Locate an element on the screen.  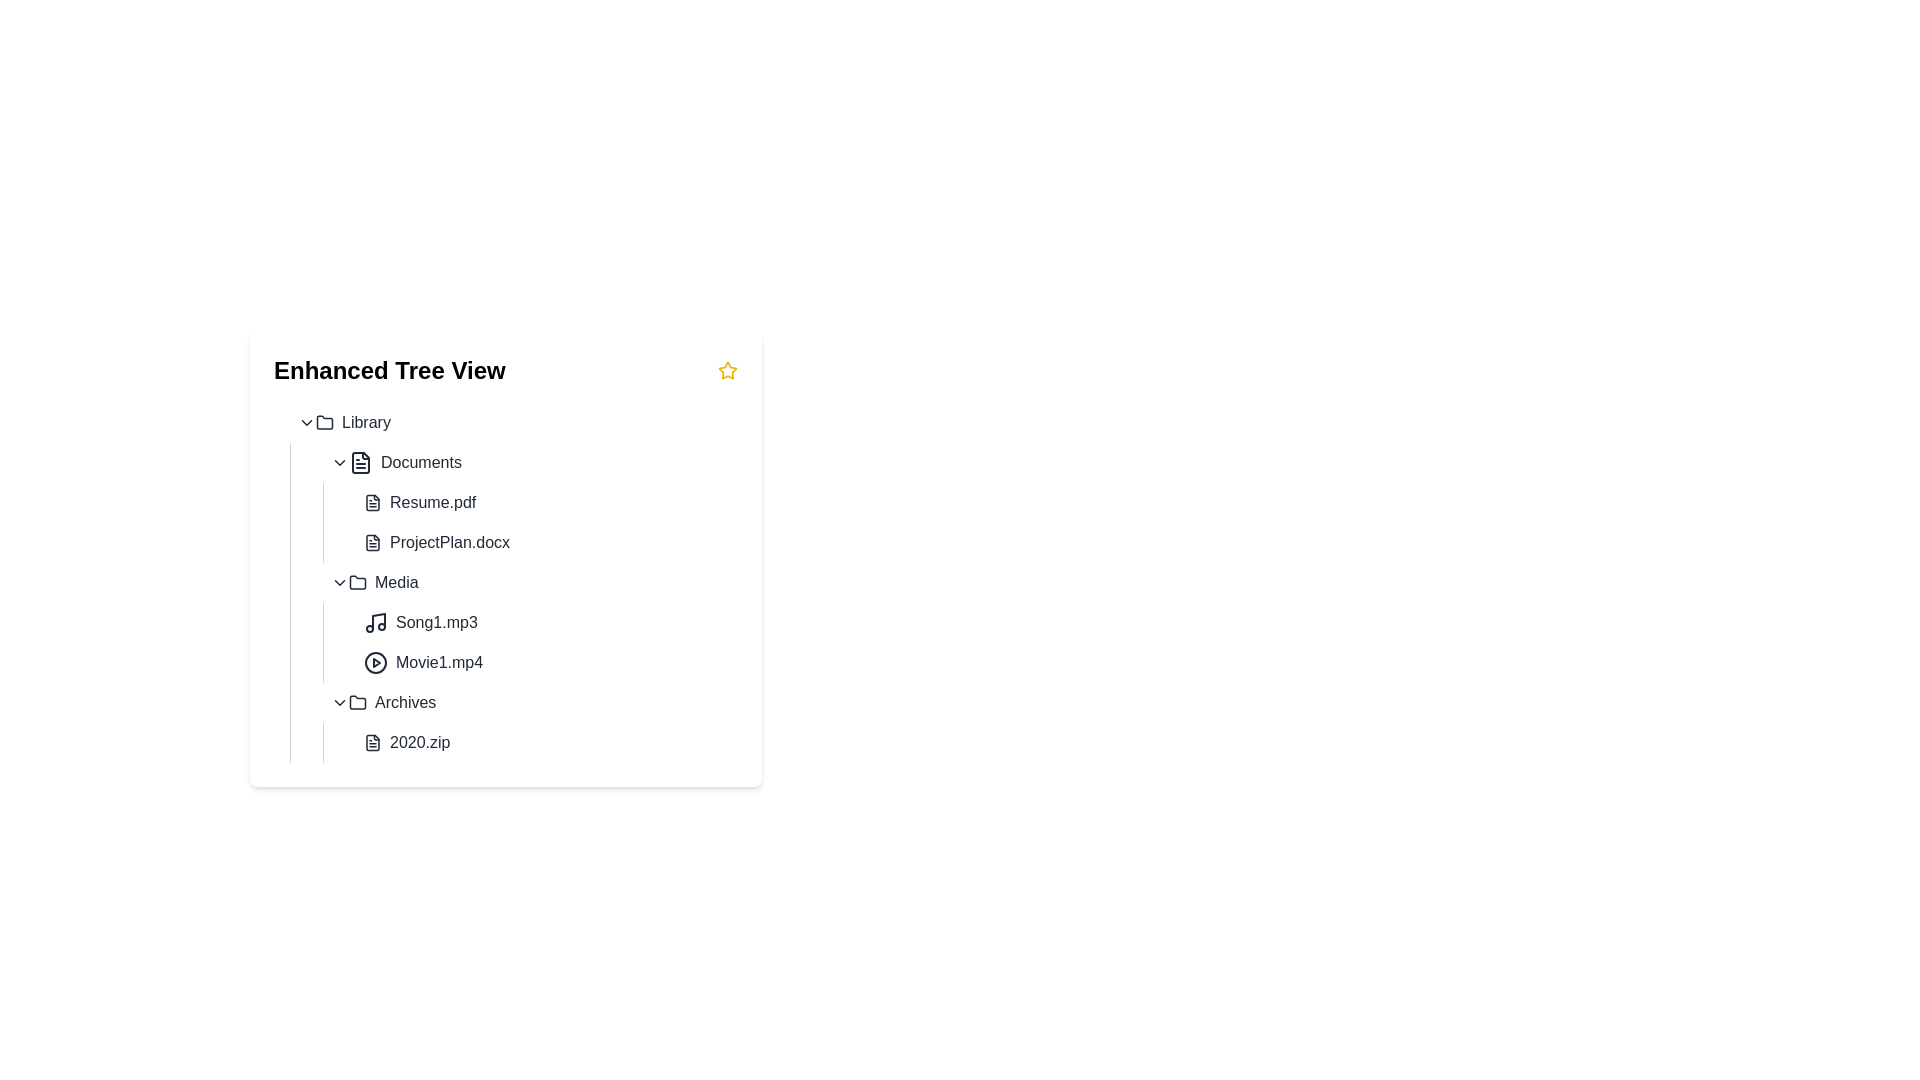
the vertical line of the musical note icon located inside the 'Media' folder listing, adjacent to 'Song1.mp3' is located at coordinates (379, 620).